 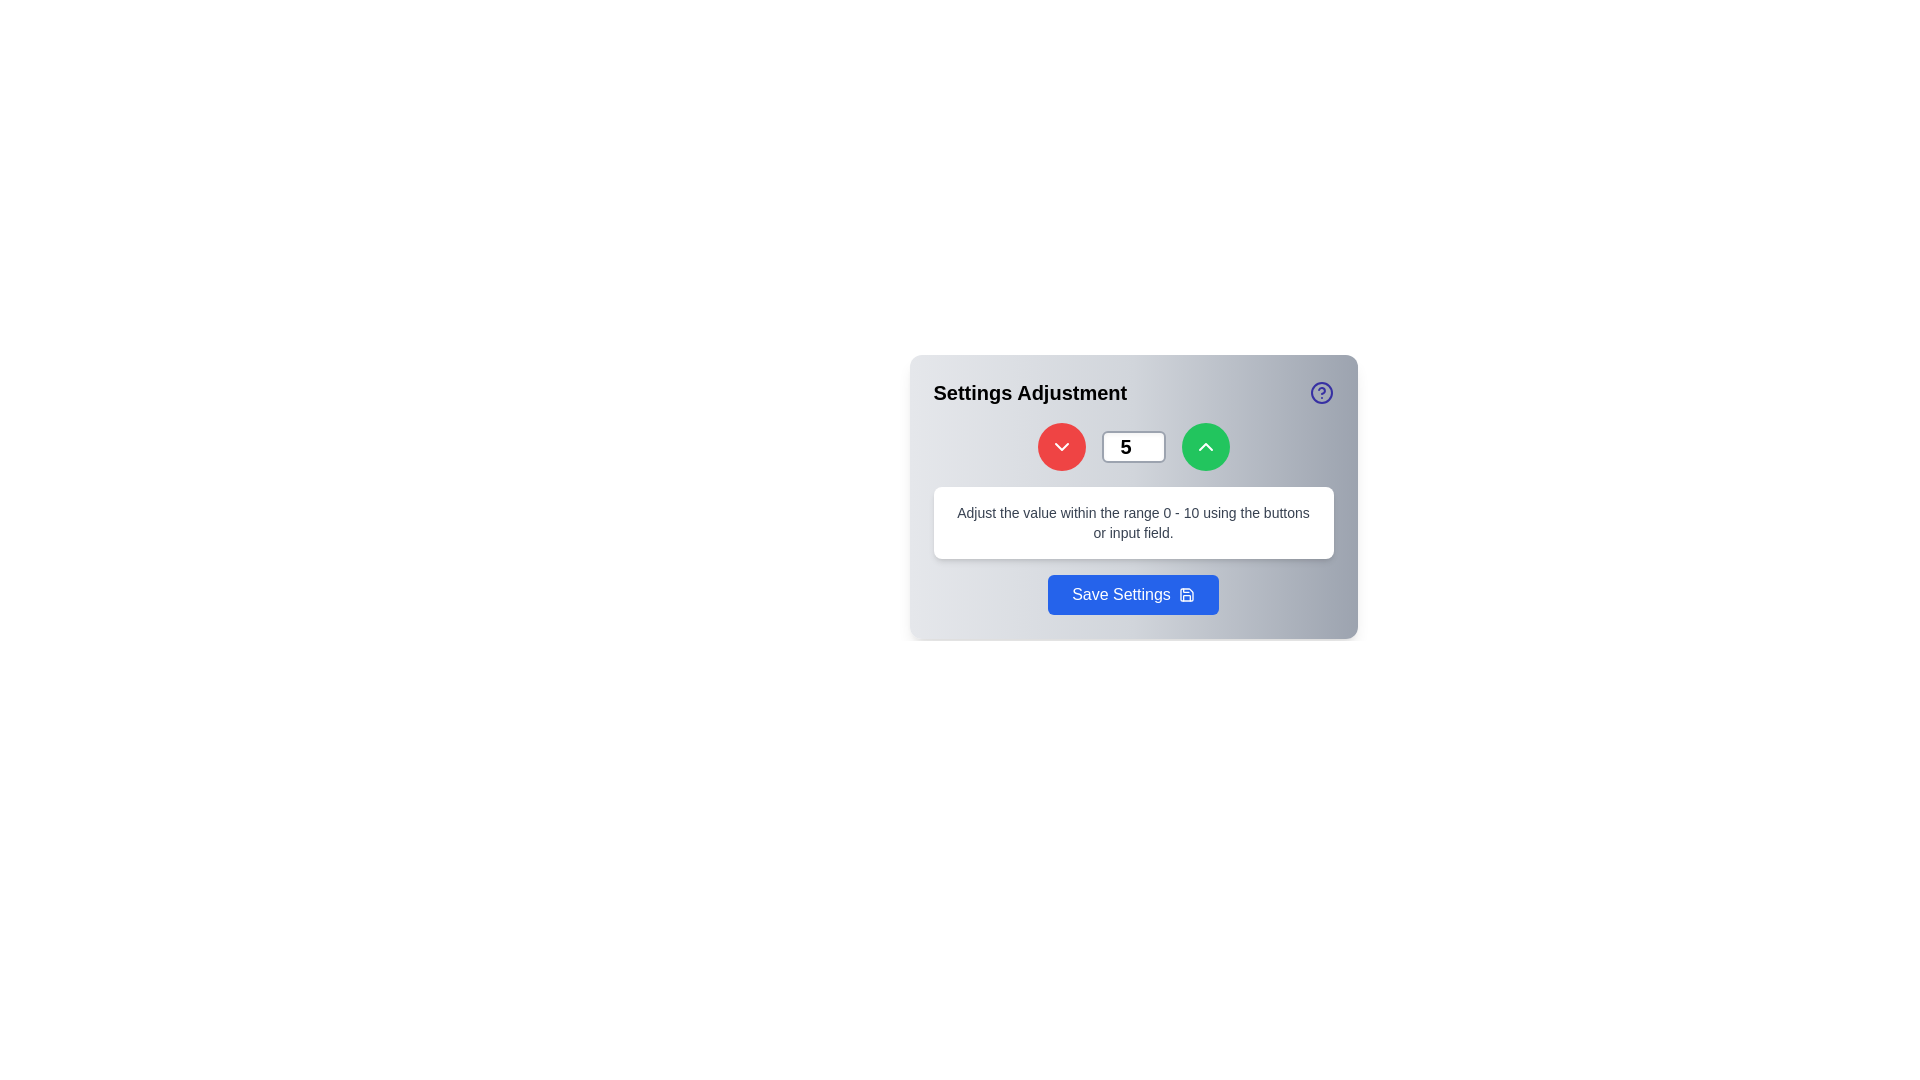 What do you see at coordinates (1321, 393) in the screenshot?
I see `the circular part of the question-mark icon located in the top-right corner of the settings dialog box` at bounding box center [1321, 393].